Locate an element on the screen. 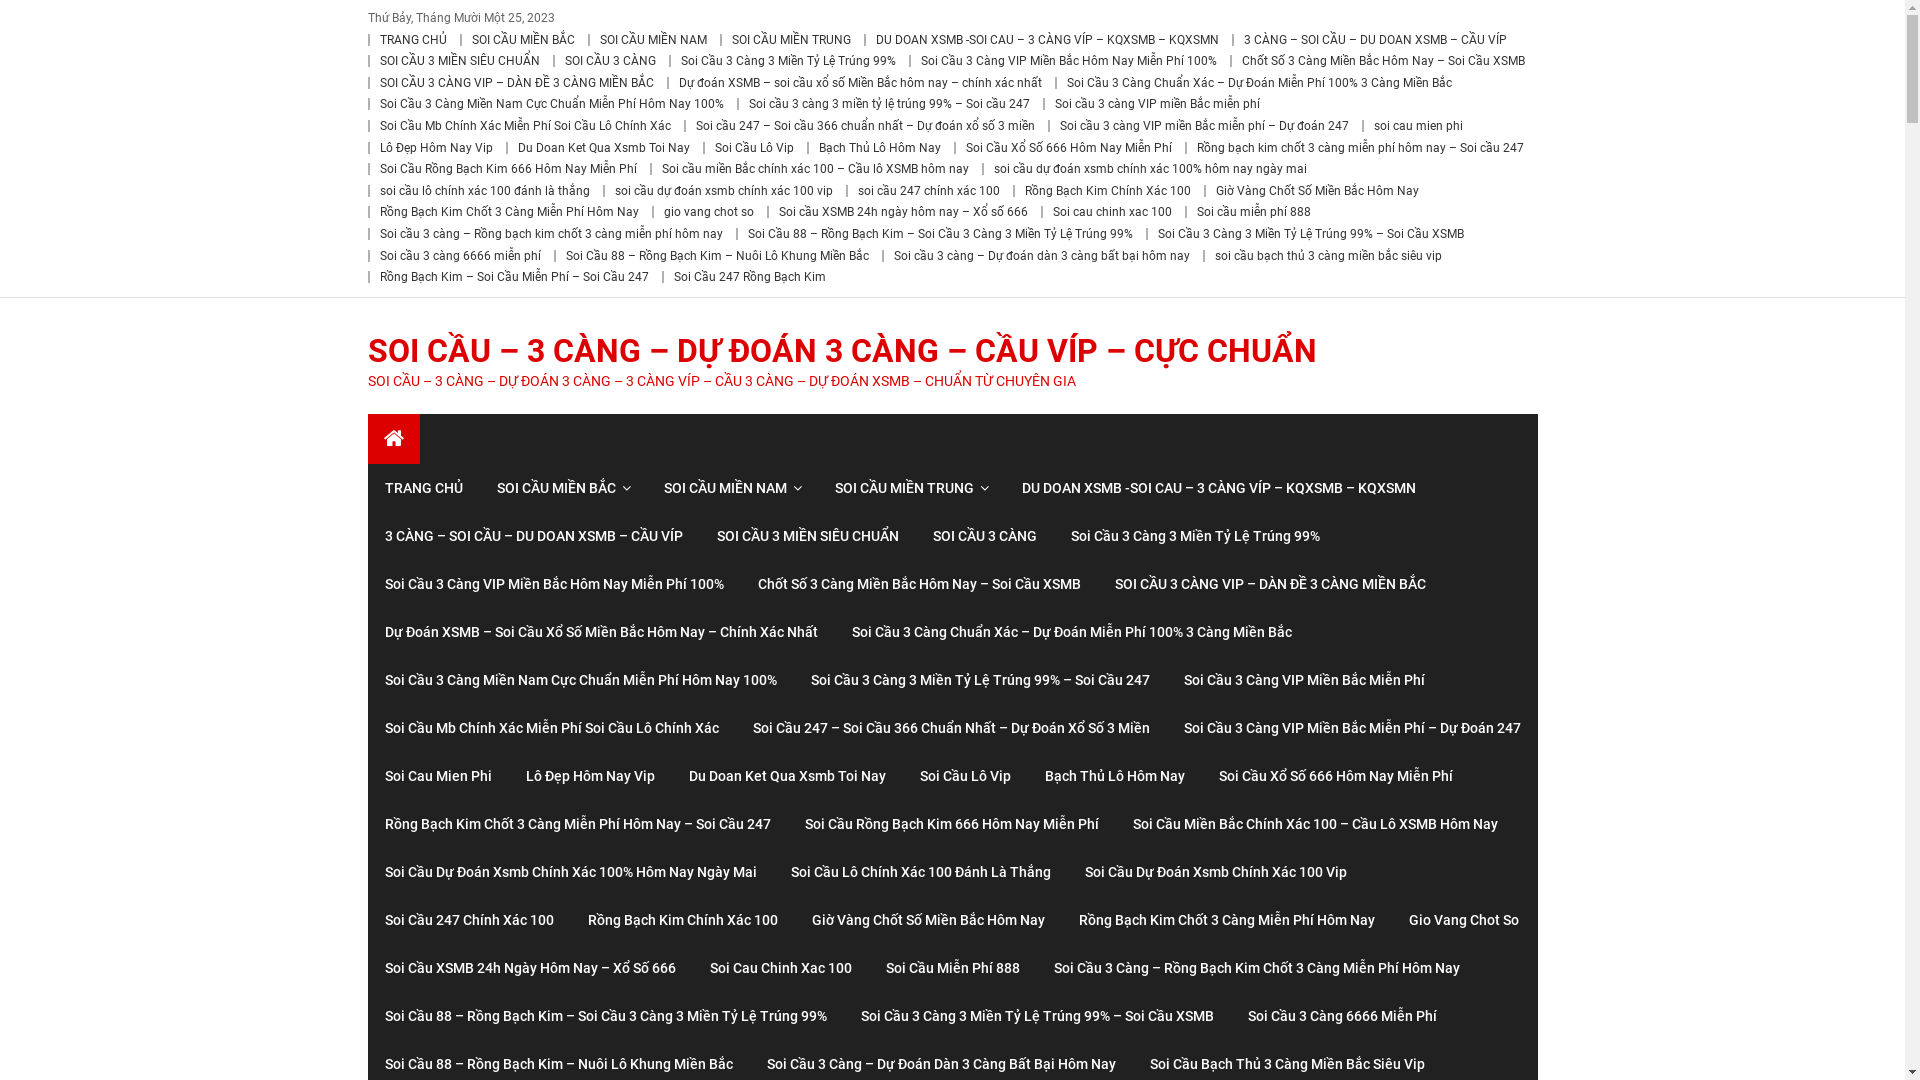  'Skip to content' is located at coordinates (46, 12).